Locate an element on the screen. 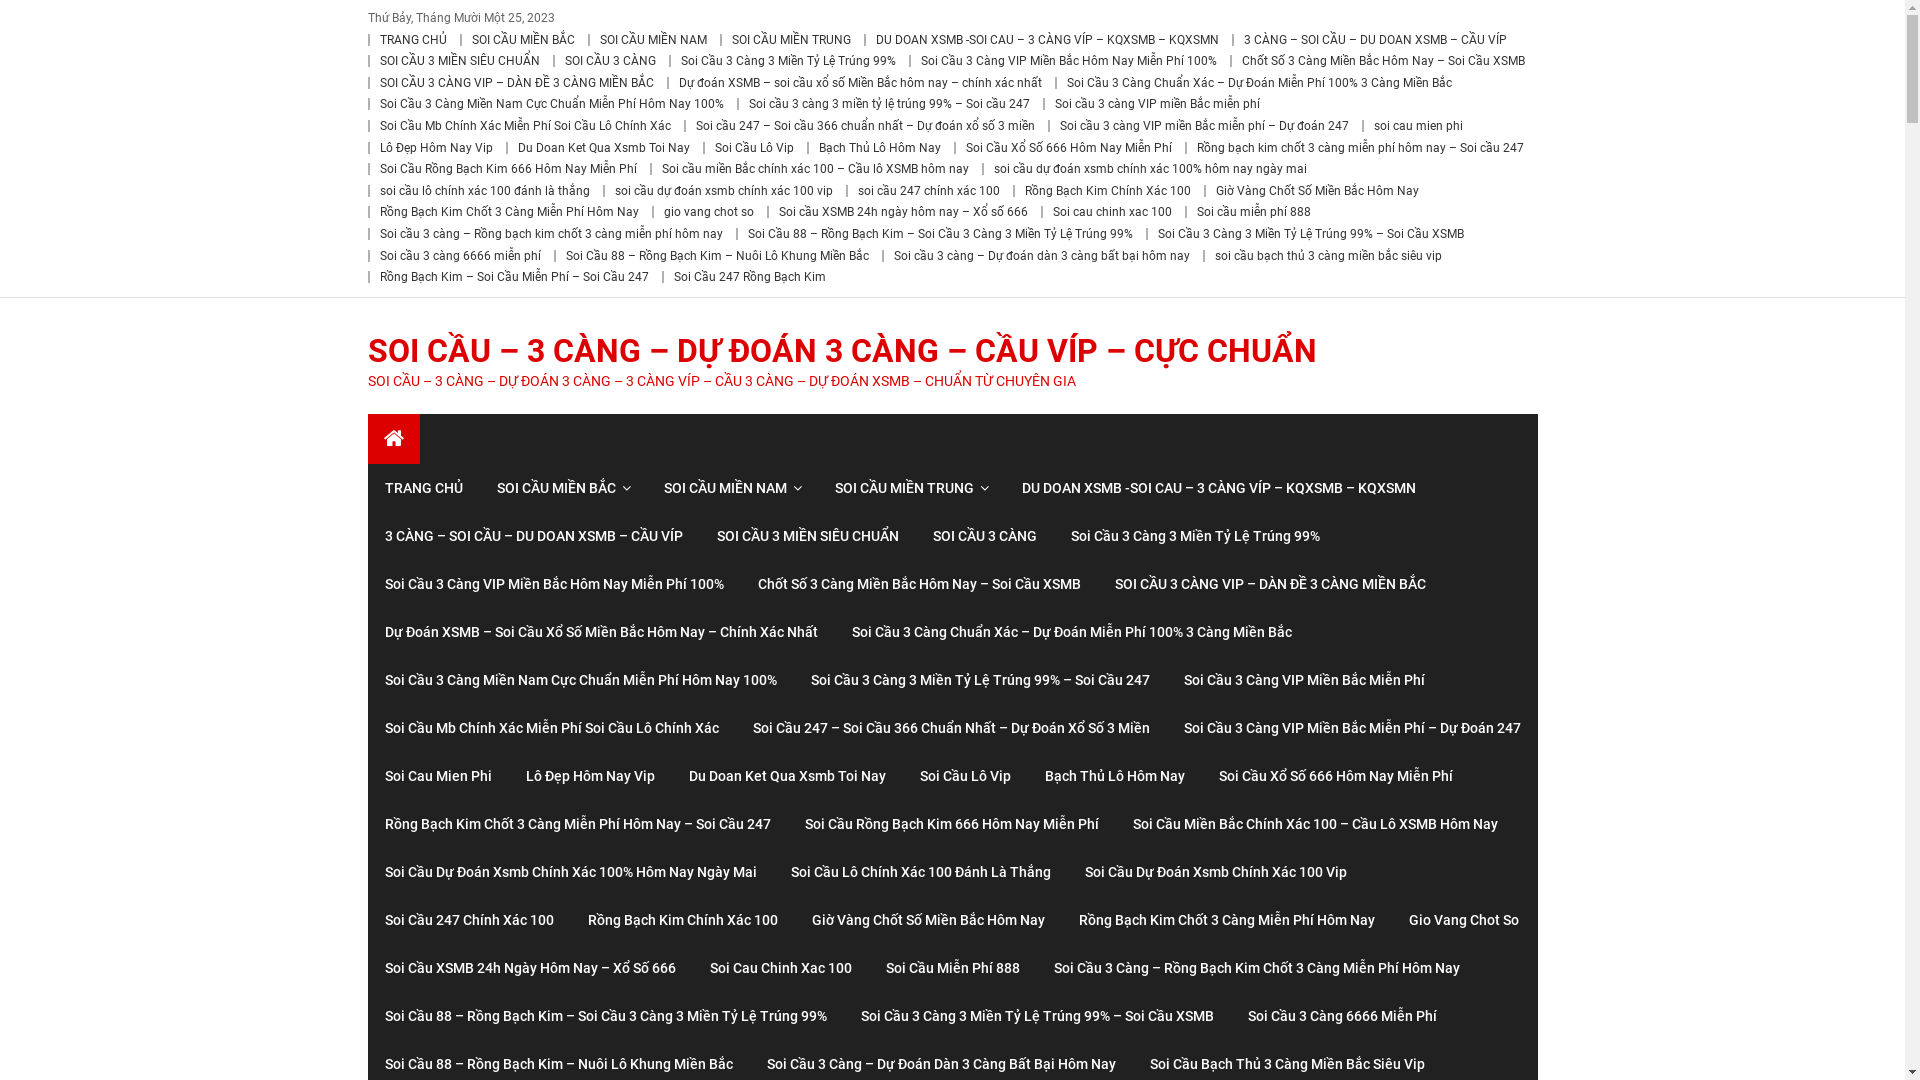  'Skip to content' is located at coordinates (46, 12).